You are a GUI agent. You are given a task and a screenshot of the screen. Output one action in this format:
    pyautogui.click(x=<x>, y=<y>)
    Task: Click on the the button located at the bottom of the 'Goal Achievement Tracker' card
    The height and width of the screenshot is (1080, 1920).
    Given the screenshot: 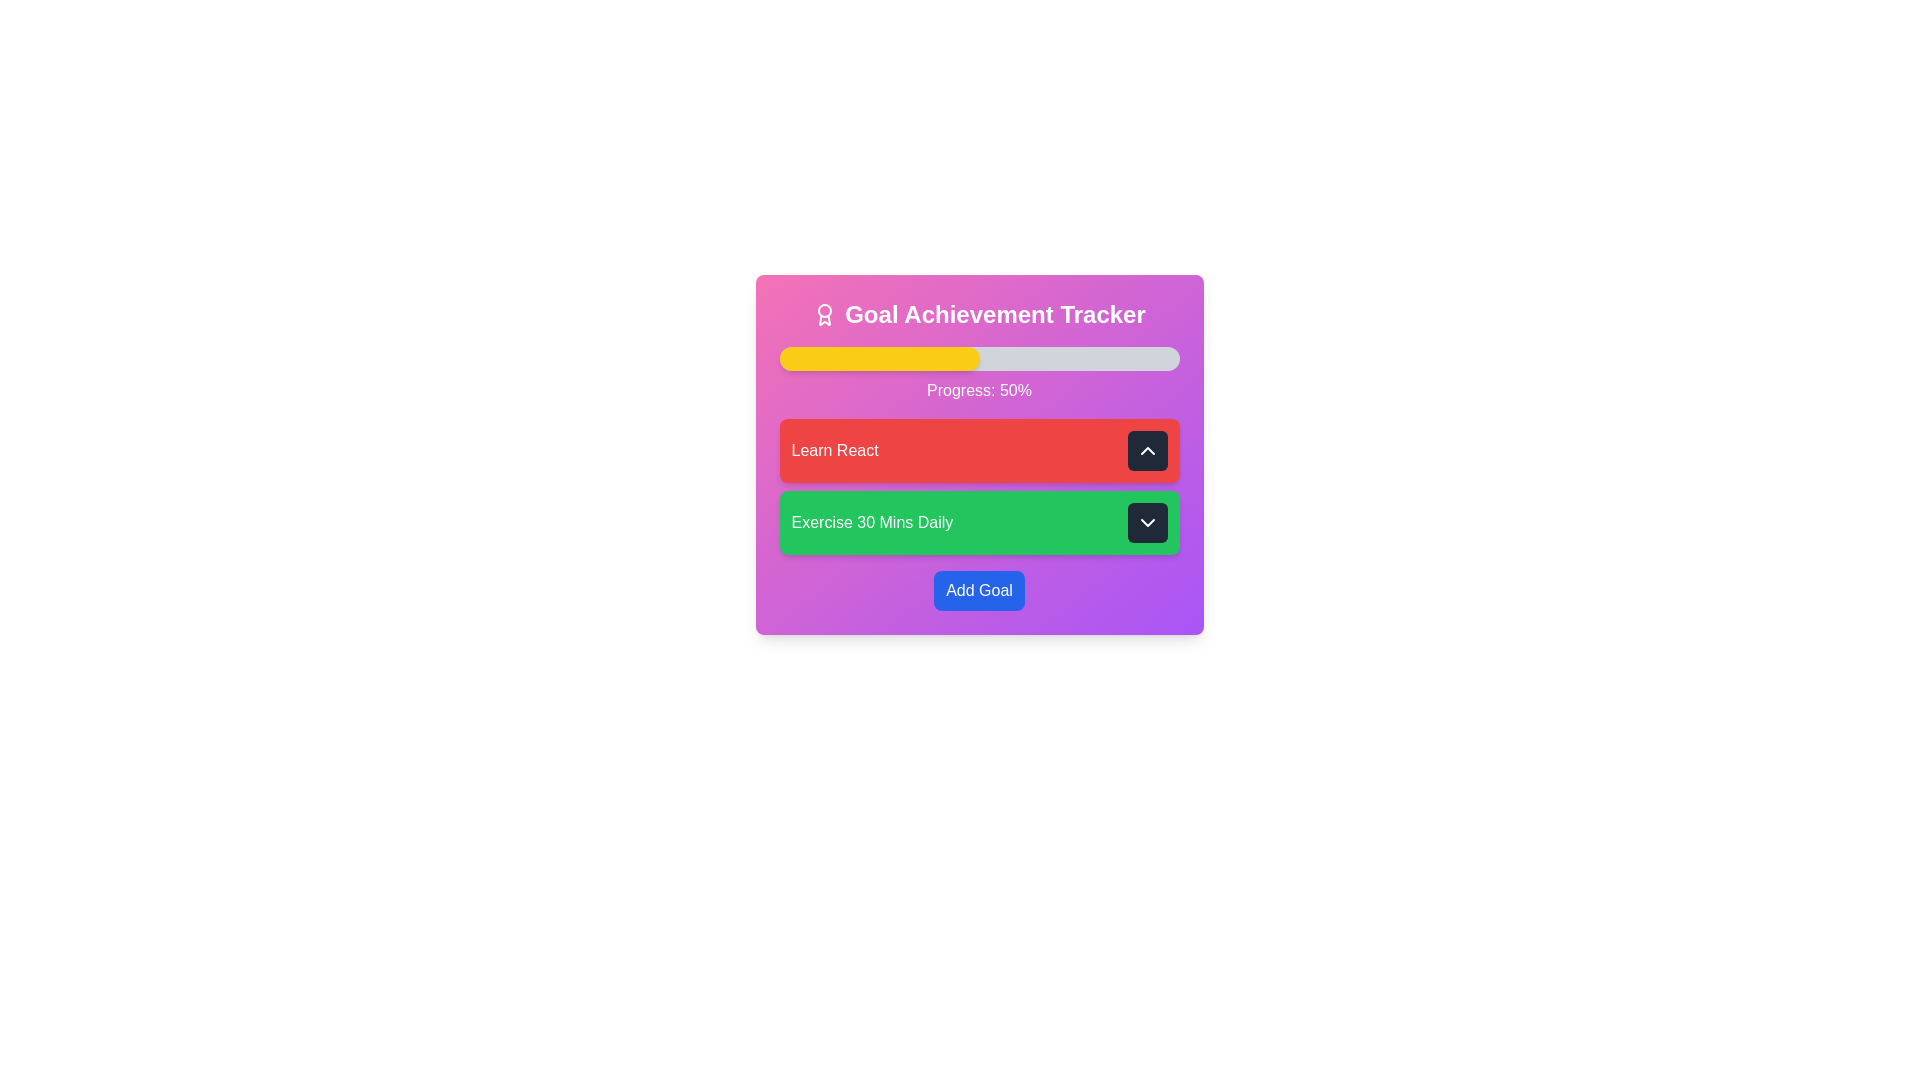 What is the action you would take?
    pyautogui.click(x=979, y=589)
    